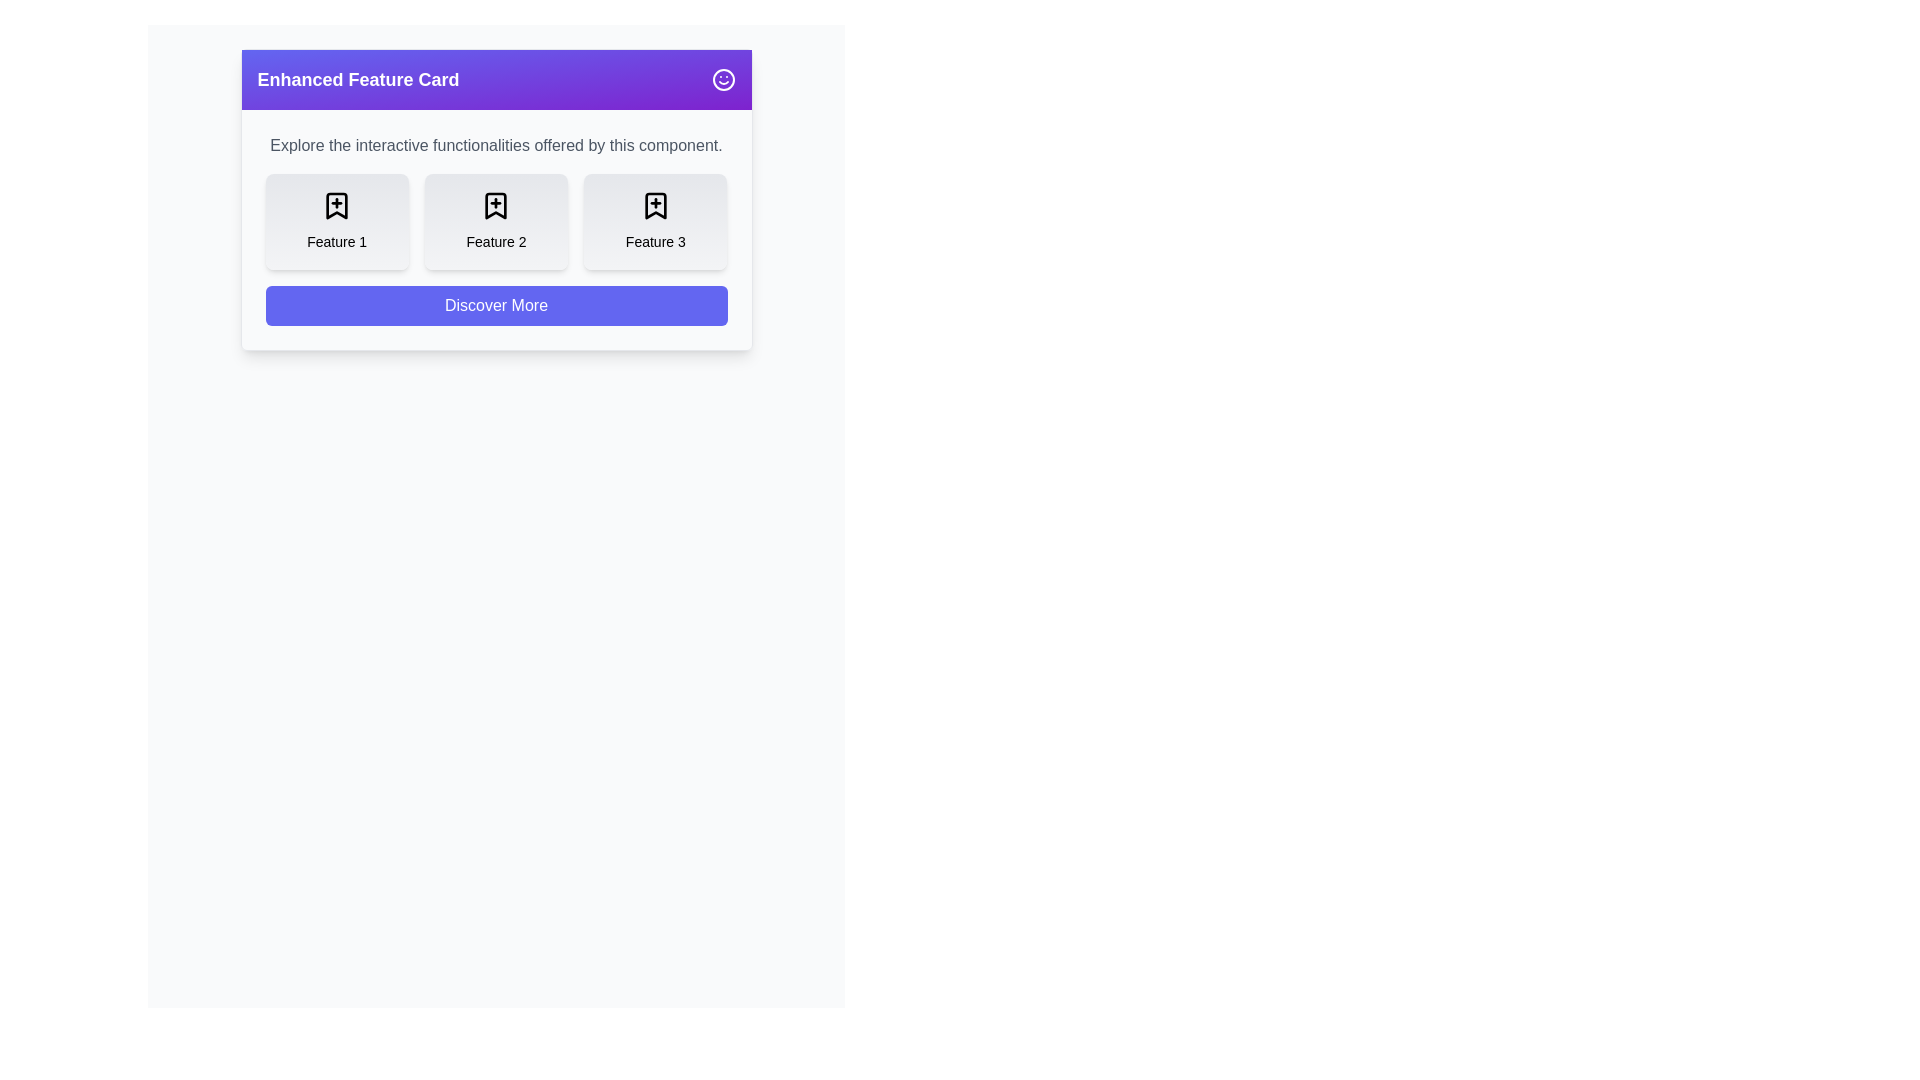 The width and height of the screenshot is (1920, 1080). What do you see at coordinates (655, 205) in the screenshot?
I see `the filled bookmark-shaped icon with a '+' symbol located in the third column of the feature icons beneath the 'Enhanced Feature Card' section` at bounding box center [655, 205].